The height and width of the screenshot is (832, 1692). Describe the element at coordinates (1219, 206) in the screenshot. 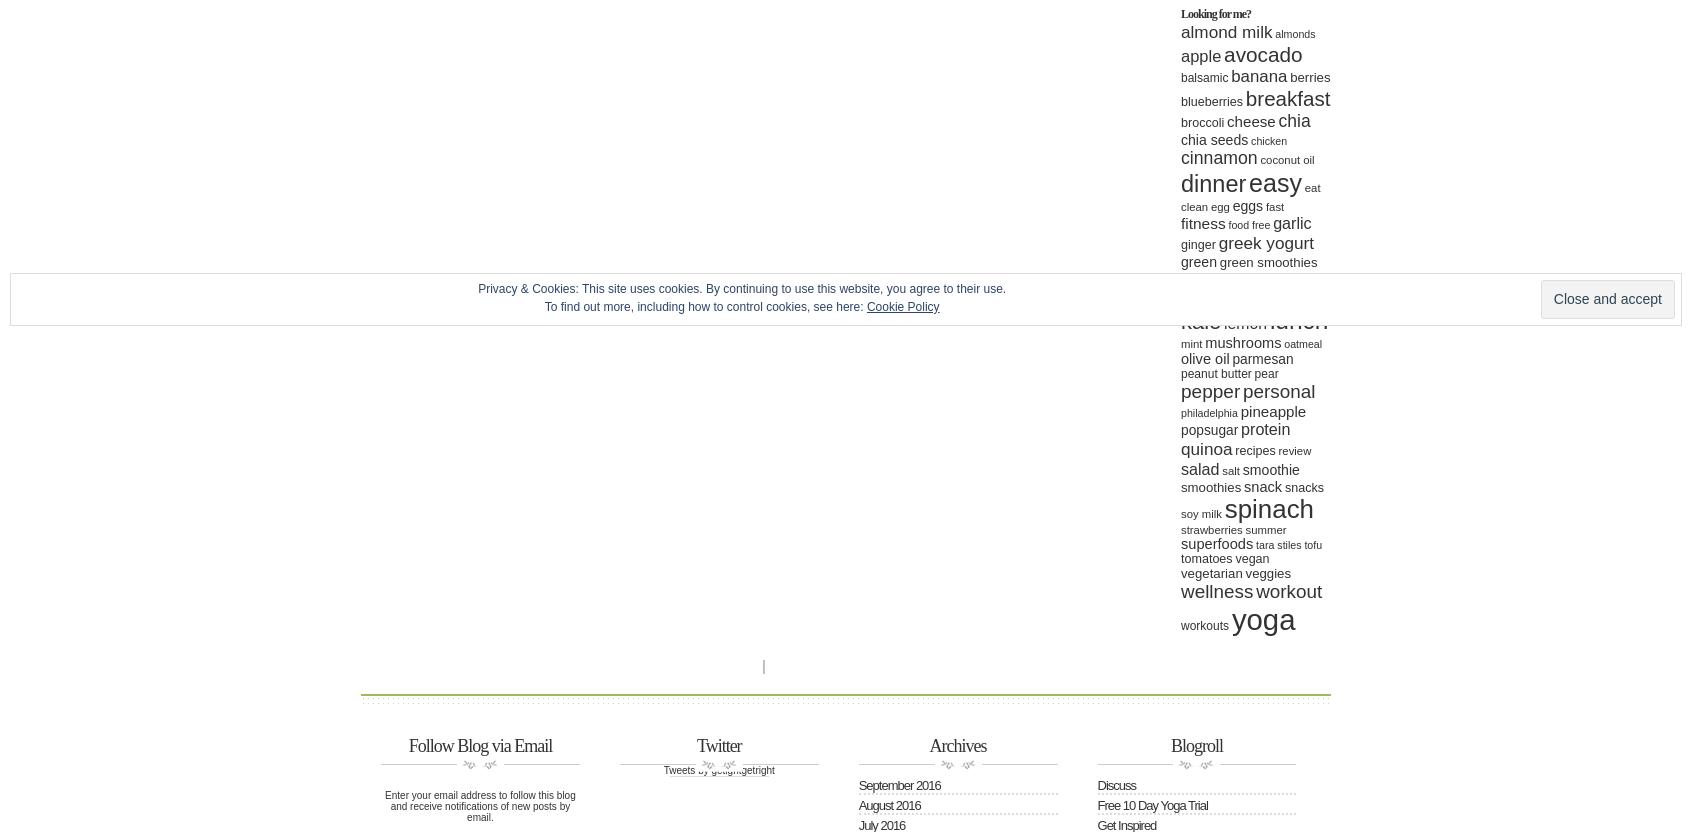

I see `'egg'` at that location.